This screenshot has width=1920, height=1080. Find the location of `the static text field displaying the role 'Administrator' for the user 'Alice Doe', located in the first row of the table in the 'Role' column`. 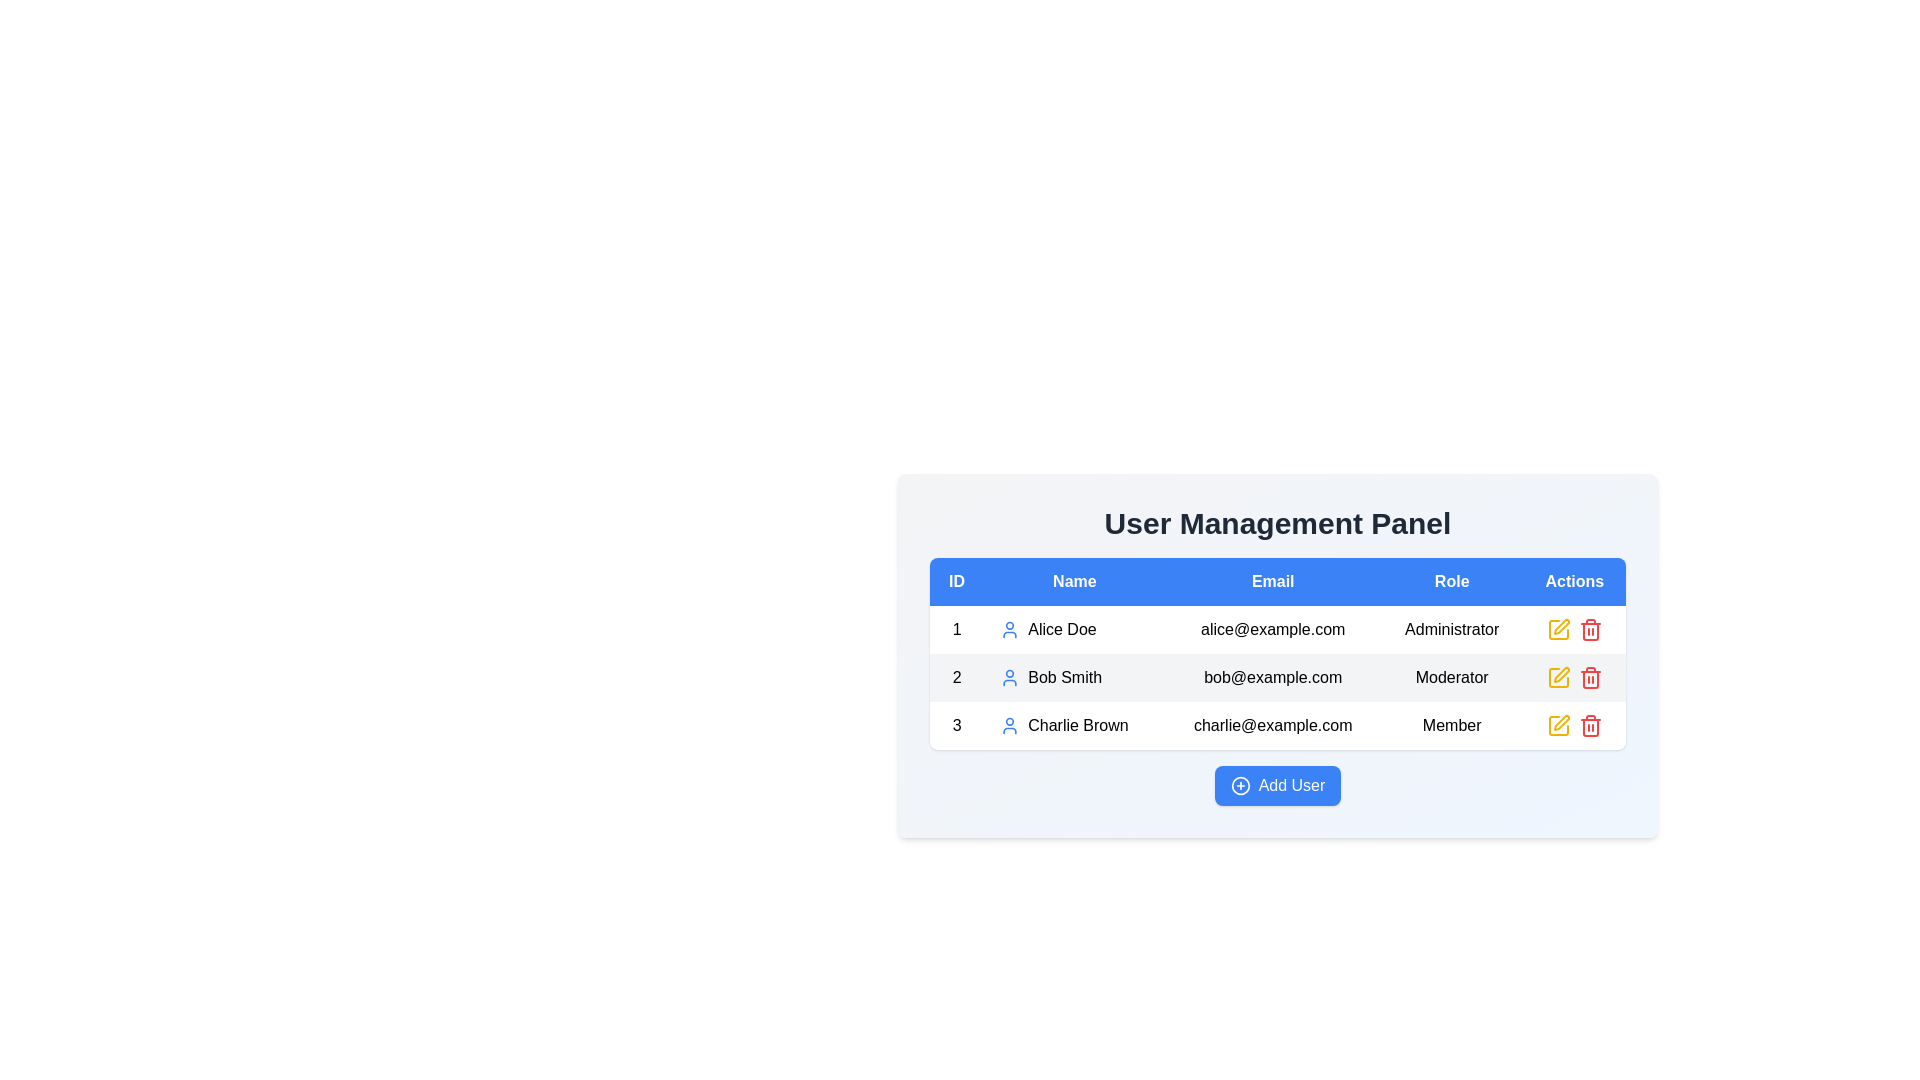

the static text field displaying the role 'Administrator' for the user 'Alice Doe', located in the first row of the table in the 'Role' column is located at coordinates (1452, 628).